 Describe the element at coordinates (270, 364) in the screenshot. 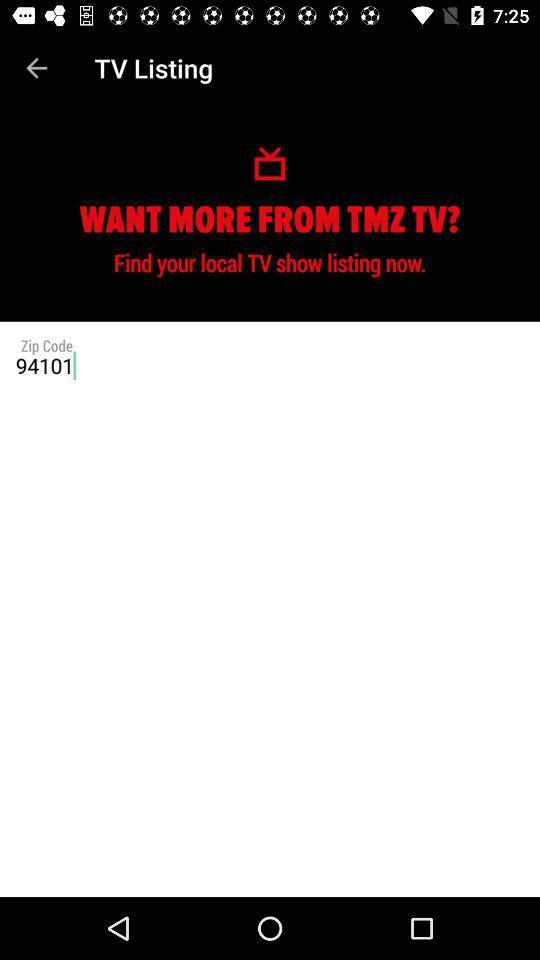

I see `94101` at that location.